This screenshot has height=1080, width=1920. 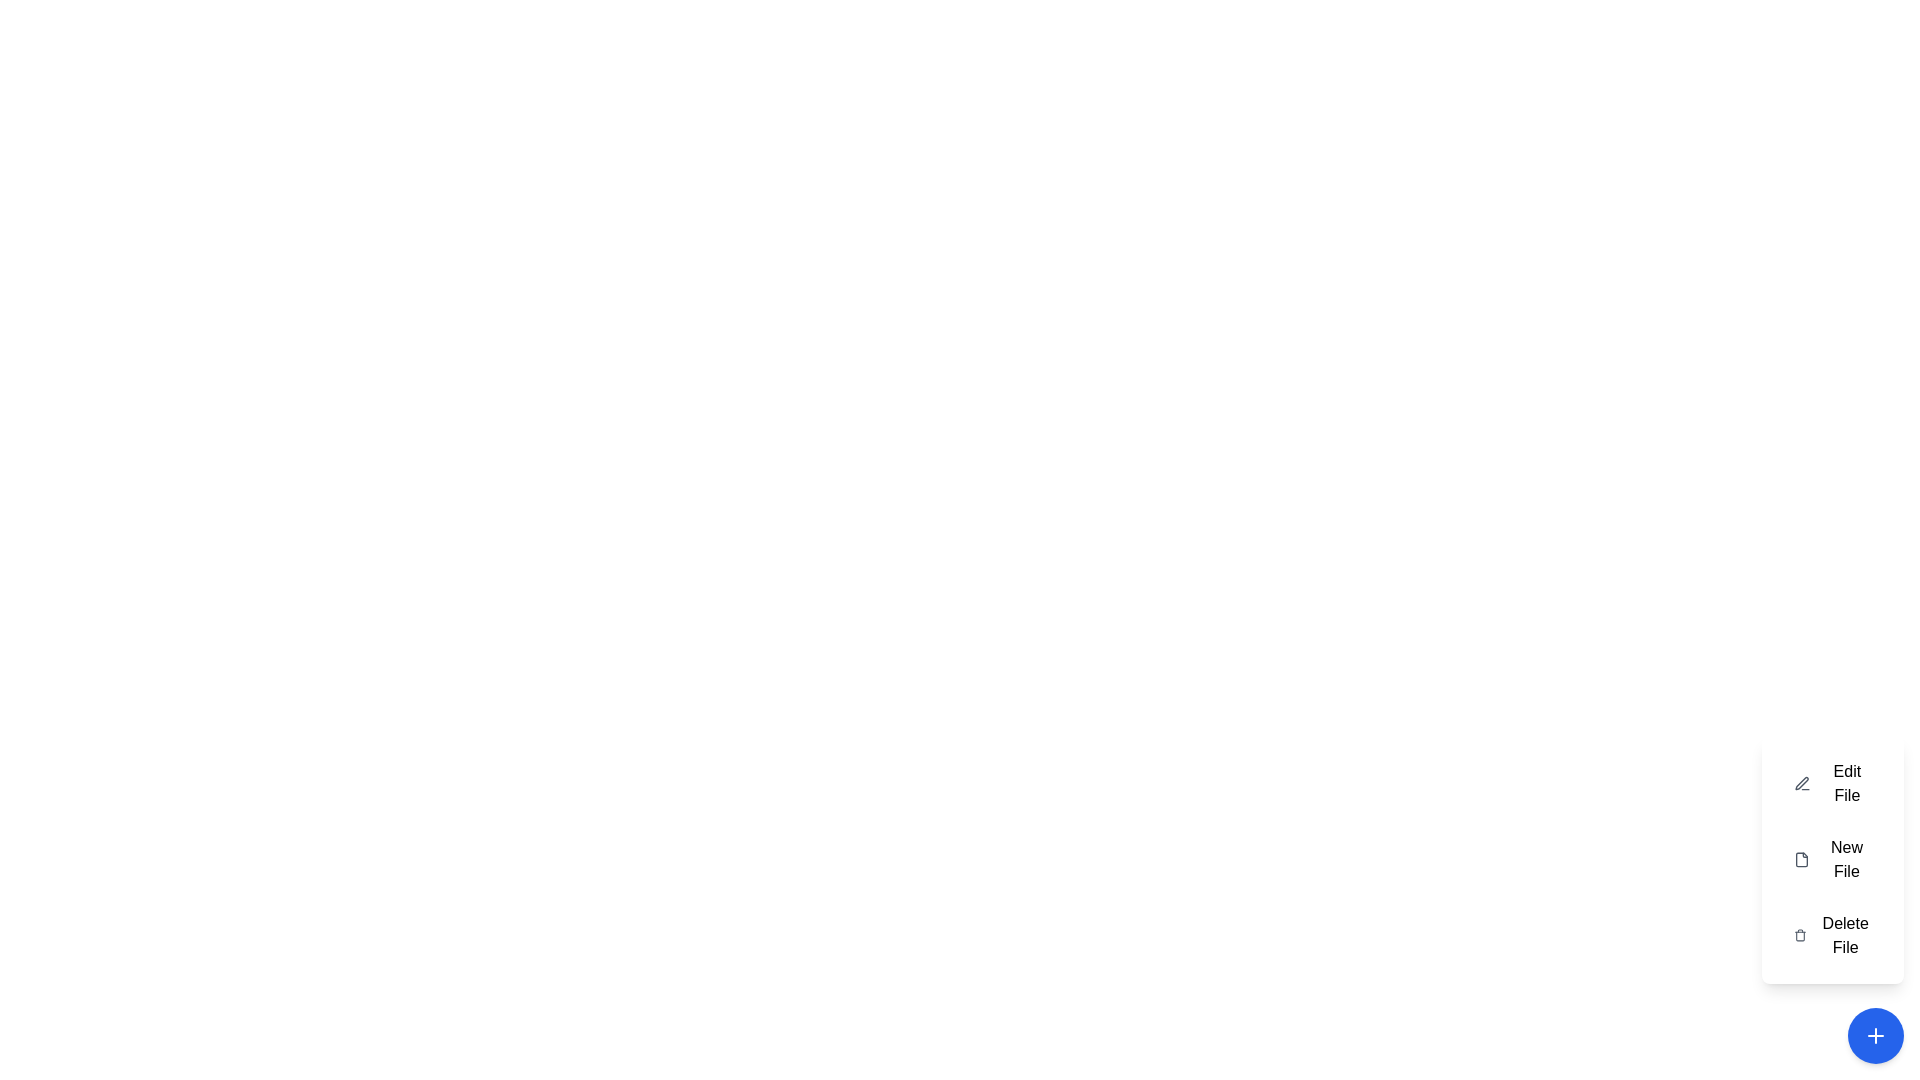 I want to click on the edit file icon located within the 'Edit File' button at the top of the vertical menu options on the right side of the interface, so click(x=1802, y=782).